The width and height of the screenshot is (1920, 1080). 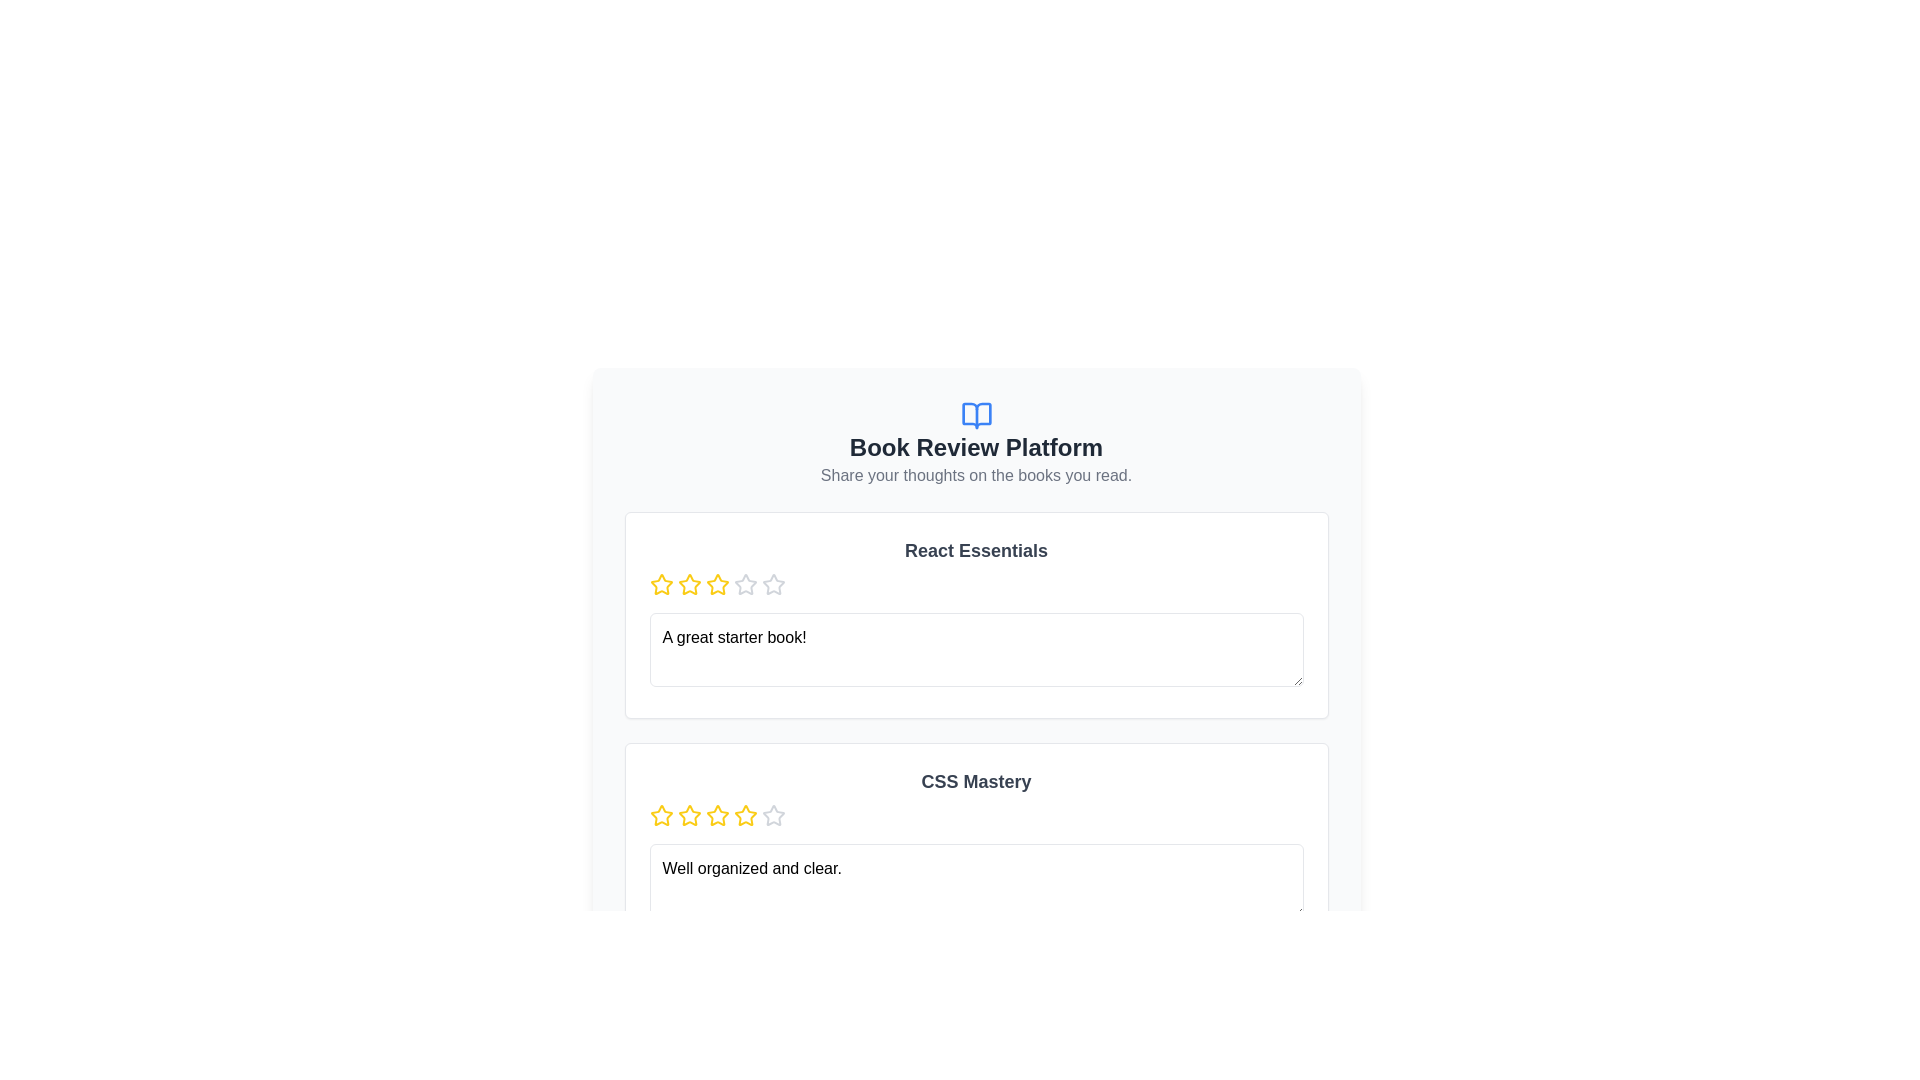 I want to click on the fifth star in the rating row below the review titled 'CSS Mastery', so click(x=772, y=816).